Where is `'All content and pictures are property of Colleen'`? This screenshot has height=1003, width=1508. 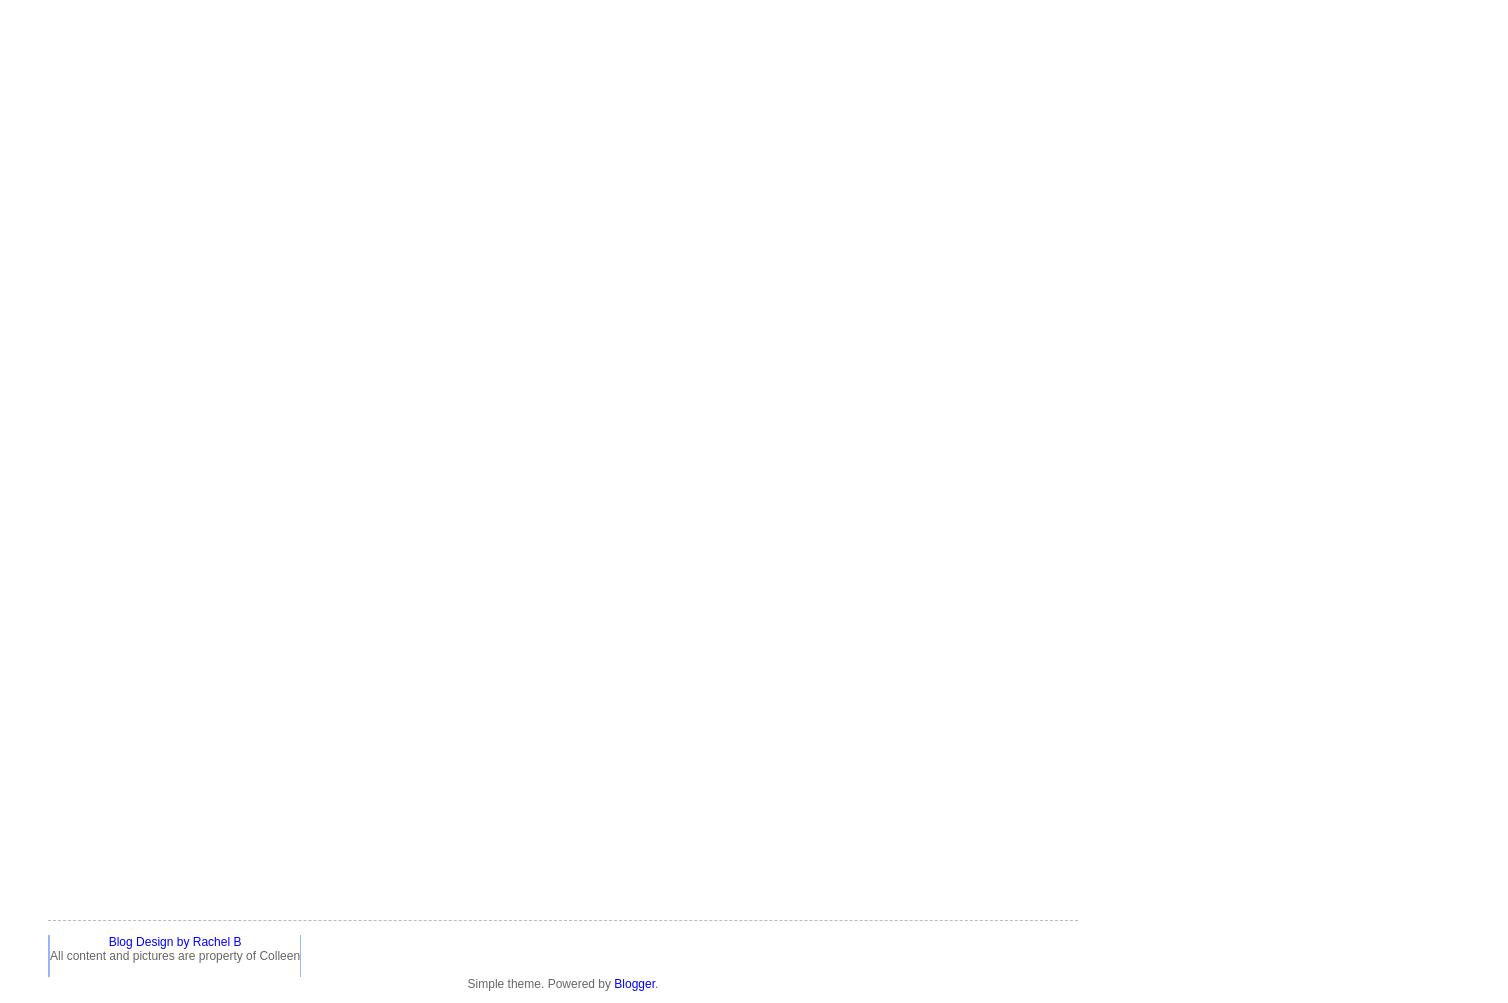 'All content and pictures are property of Colleen' is located at coordinates (174, 954).